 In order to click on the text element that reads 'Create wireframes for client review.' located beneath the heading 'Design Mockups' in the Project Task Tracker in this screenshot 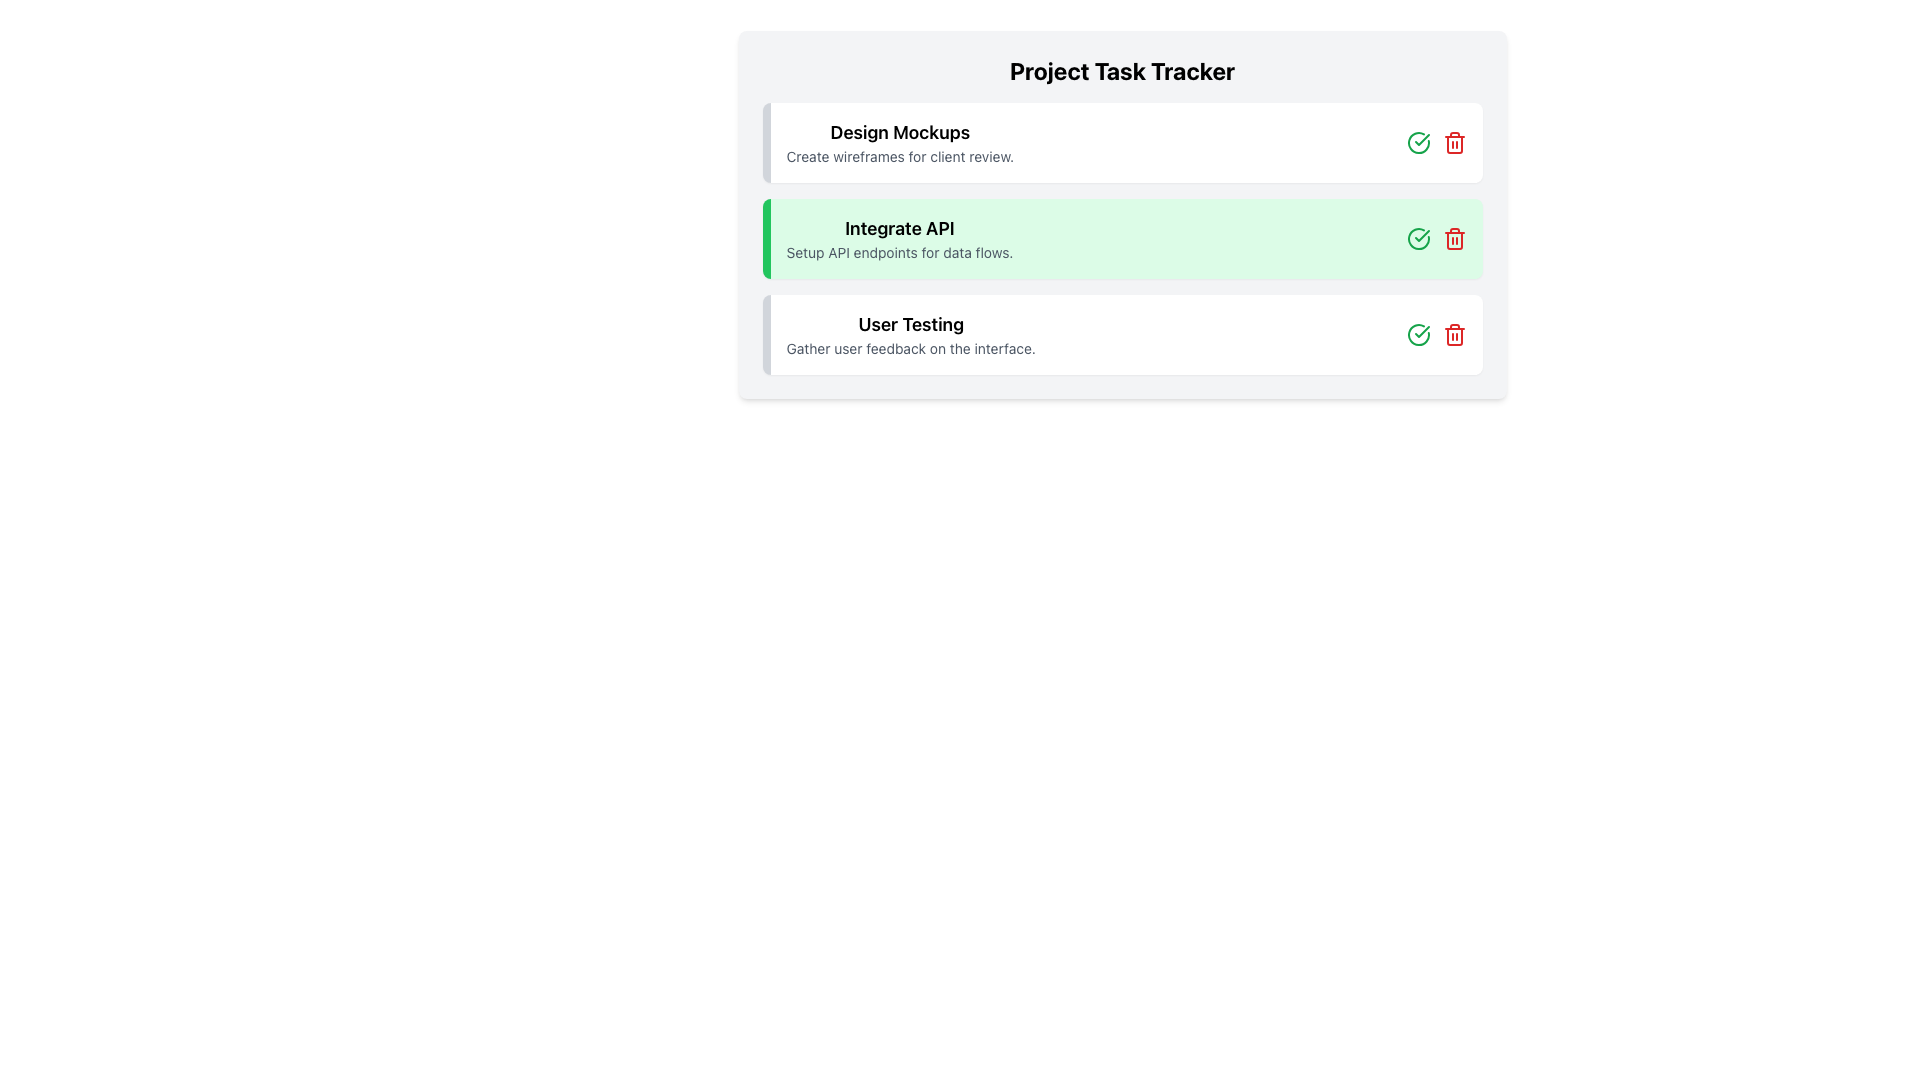, I will do `click(899, 156)`.